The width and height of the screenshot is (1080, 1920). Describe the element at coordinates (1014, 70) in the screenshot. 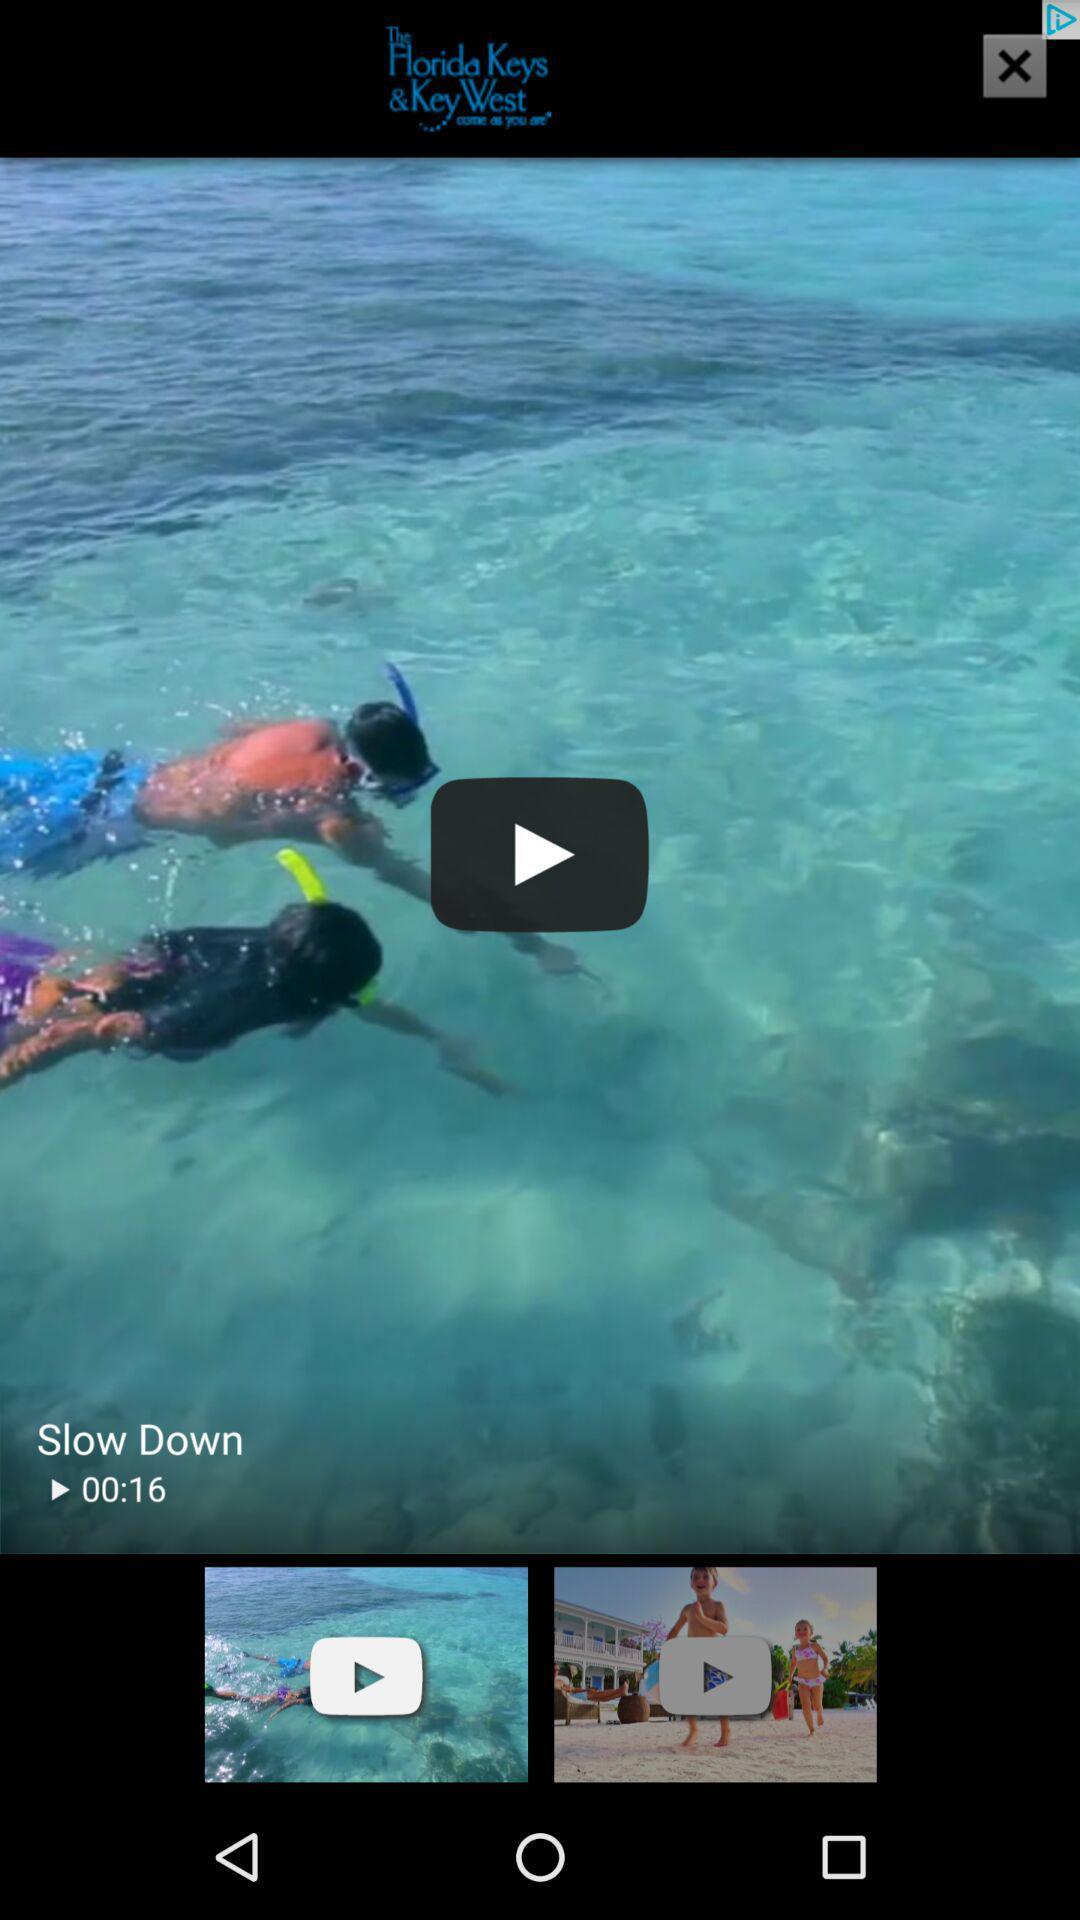

I see `the close icon` at that location.